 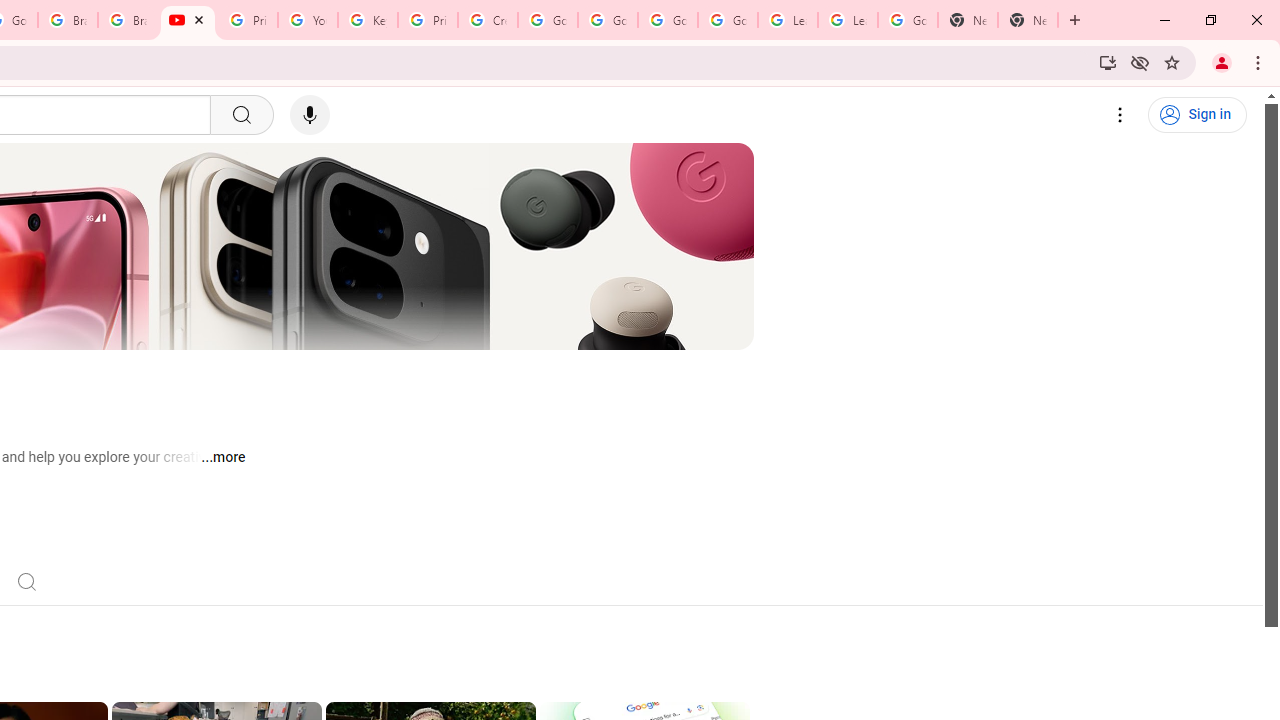 What do you see at coordinates (667, 20) in the screenshot?
I see `'Google Account Help'` at bounding box center [667, 20].